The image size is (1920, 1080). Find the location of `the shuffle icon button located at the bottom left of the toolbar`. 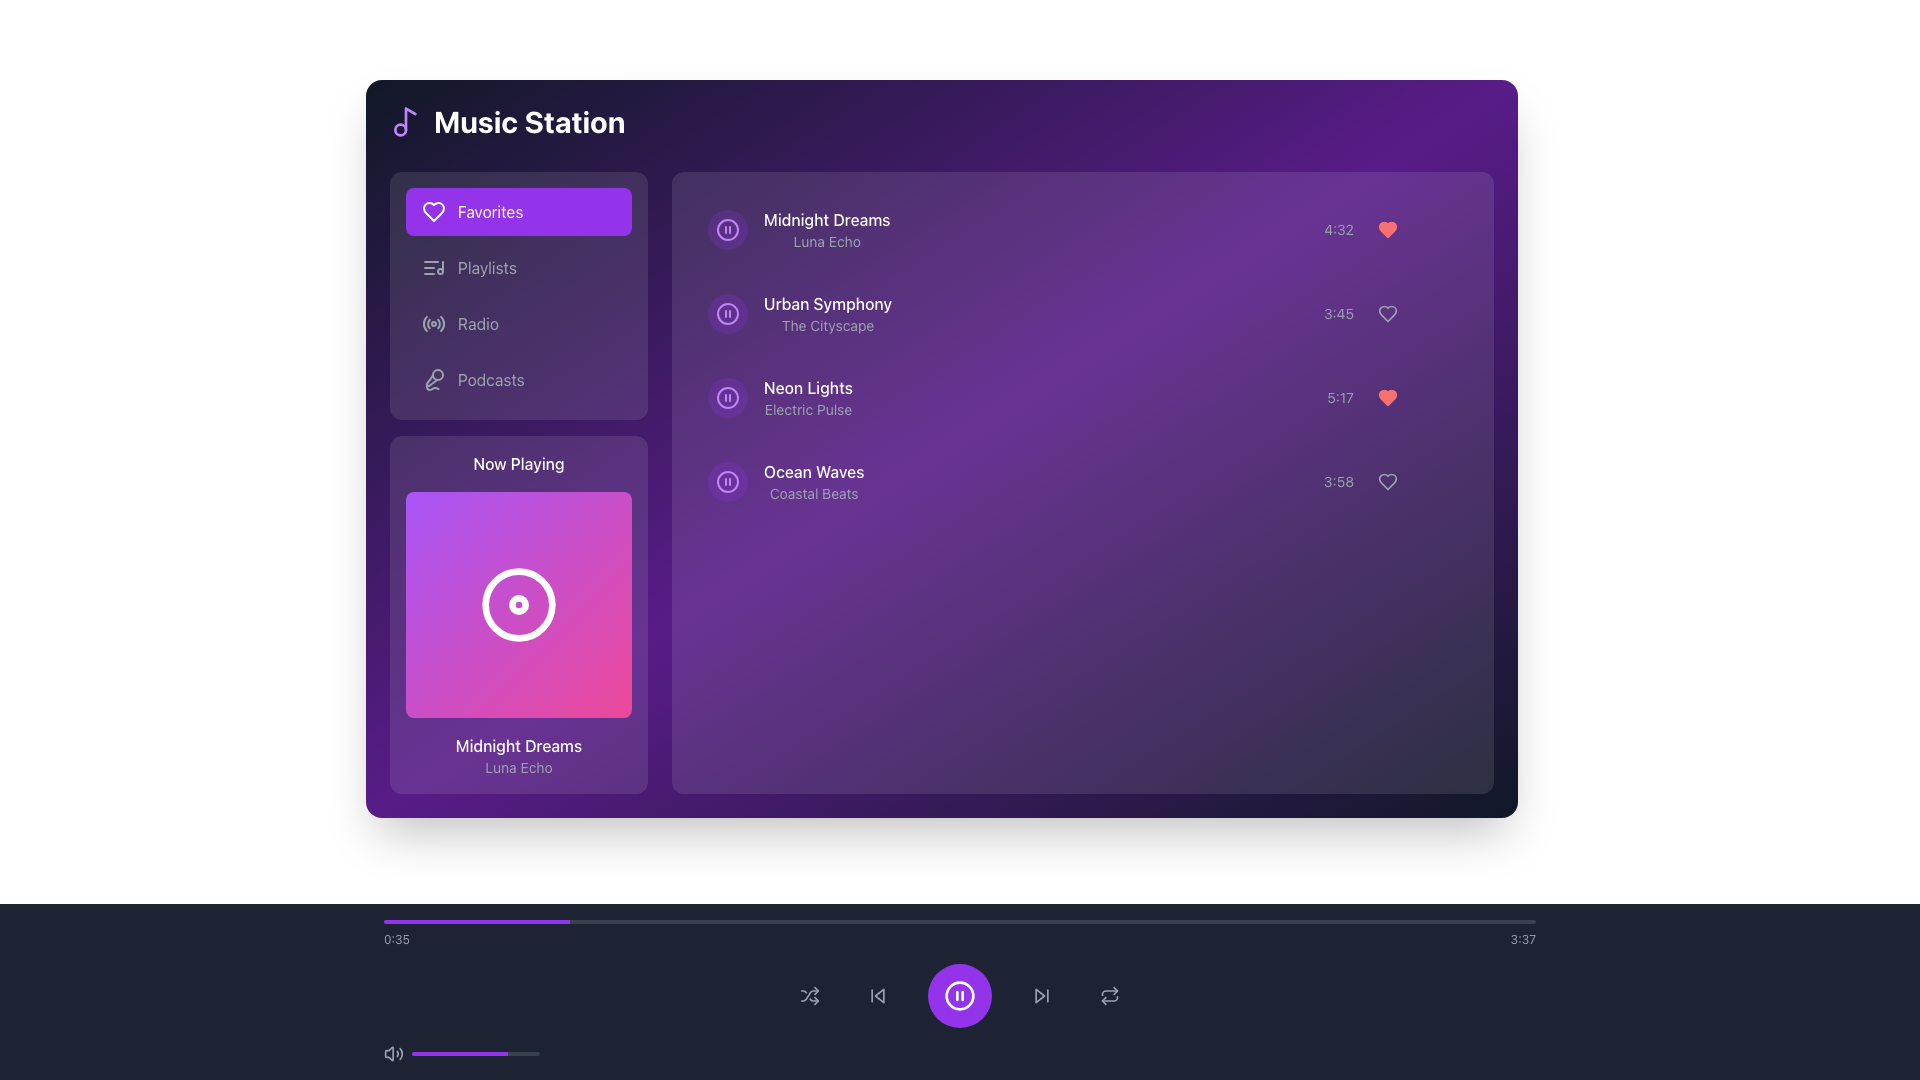

the shuffle icon button located at the bottom left of the toolbar is located at coordinates (810, 995).